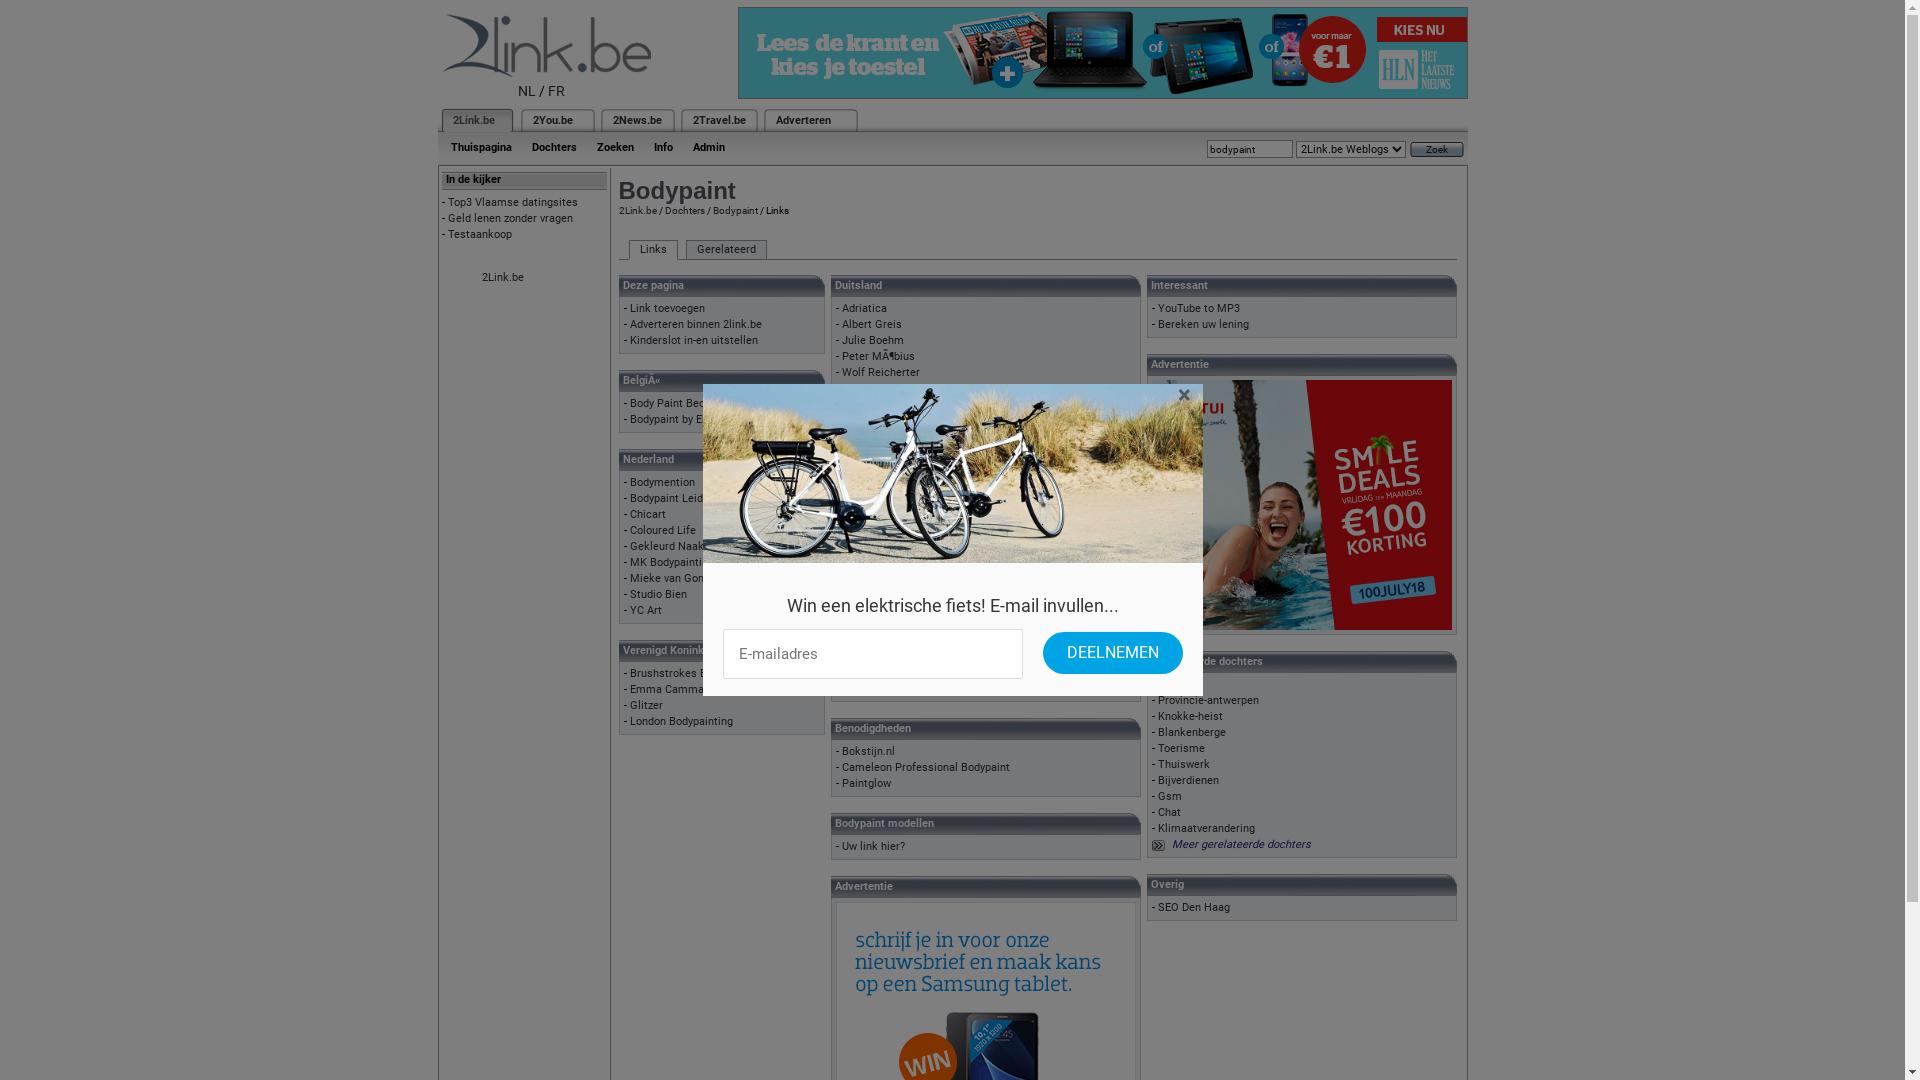  Describe the element at coordinates (687, 403) in the screenshot. I see `'Body Paint Become Art'` at that location.